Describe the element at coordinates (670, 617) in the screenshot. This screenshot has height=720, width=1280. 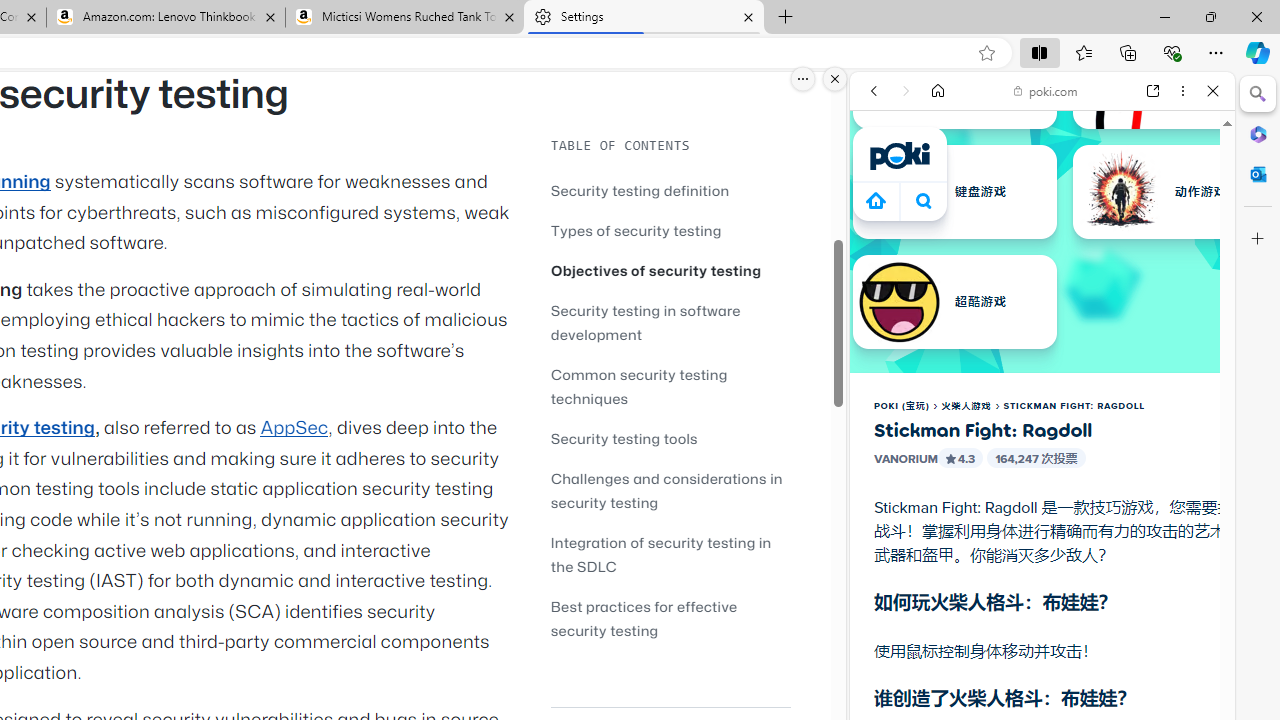
I see `'Best practices for effective security testing'` at that location.